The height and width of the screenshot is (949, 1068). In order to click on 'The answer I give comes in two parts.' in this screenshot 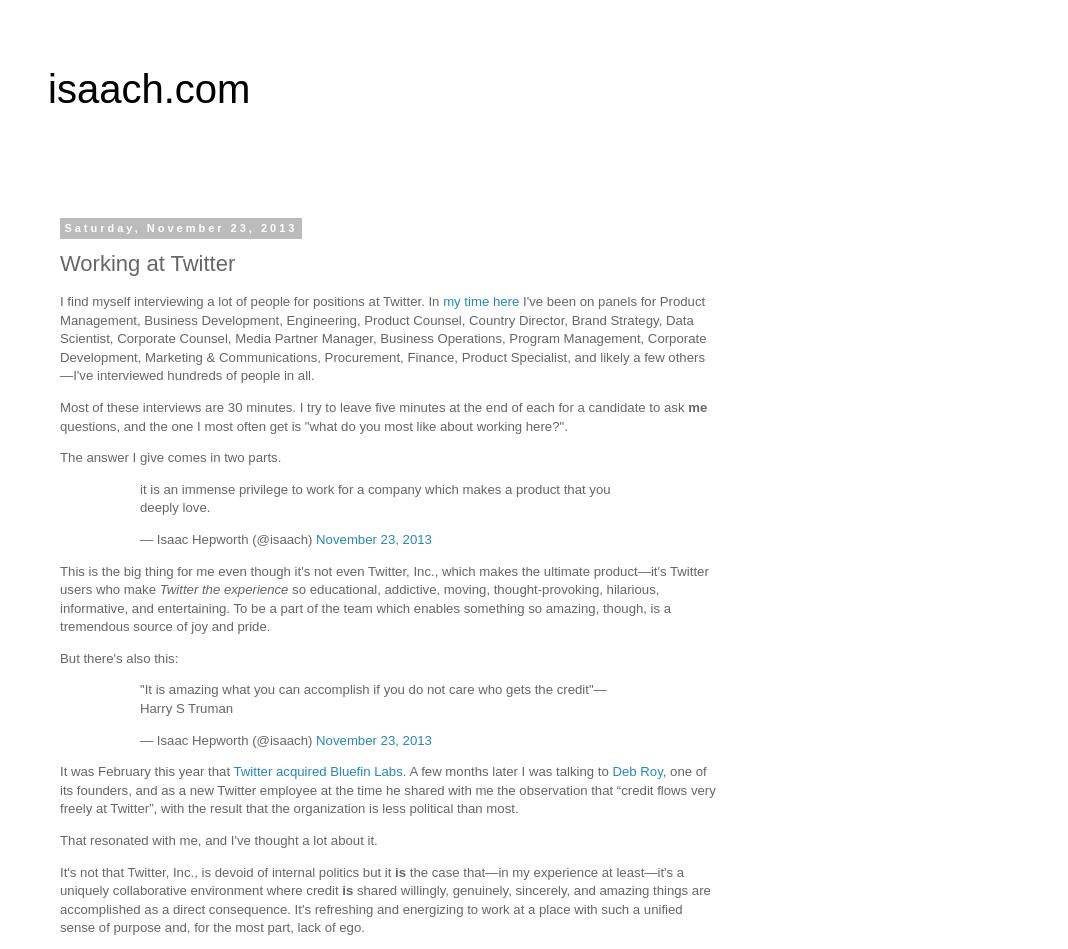, I will do `click(170, 457)`.